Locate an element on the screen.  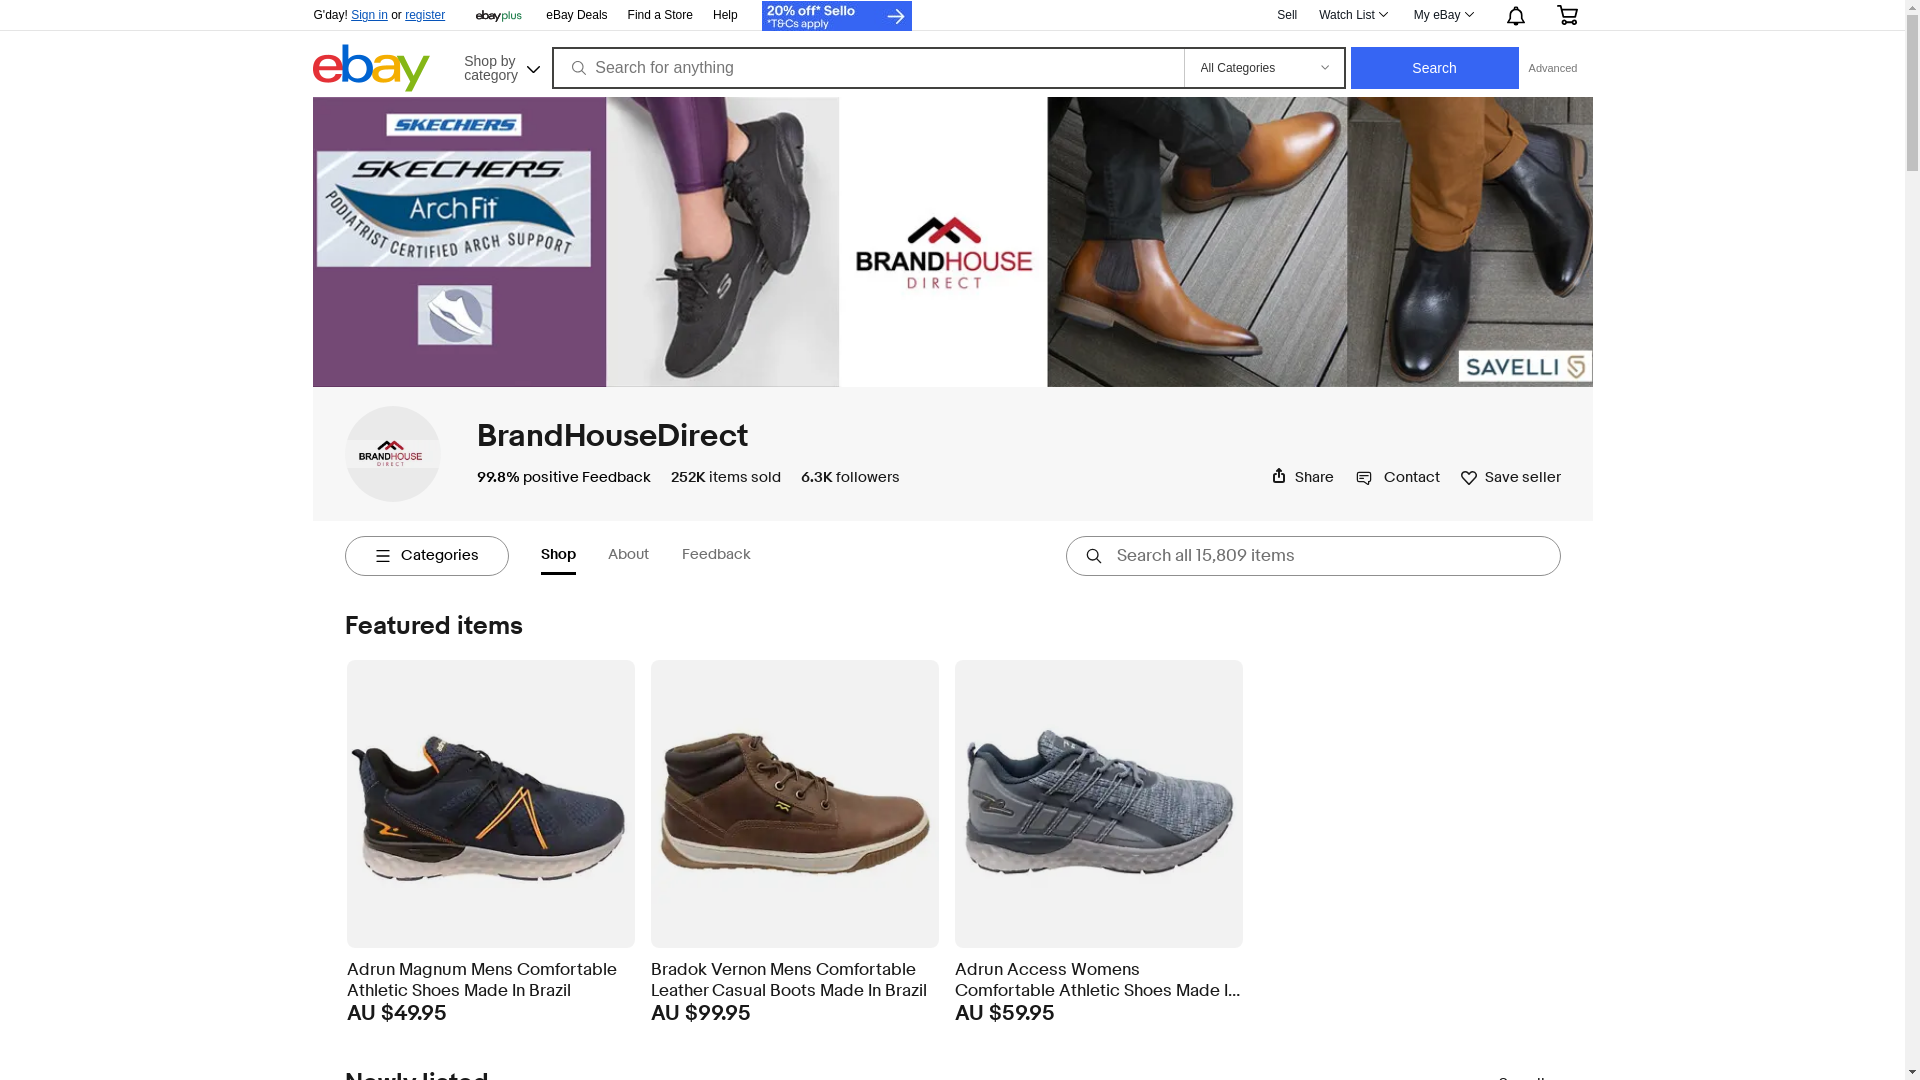
'Shop by category' is located at coordinates (499, 64).